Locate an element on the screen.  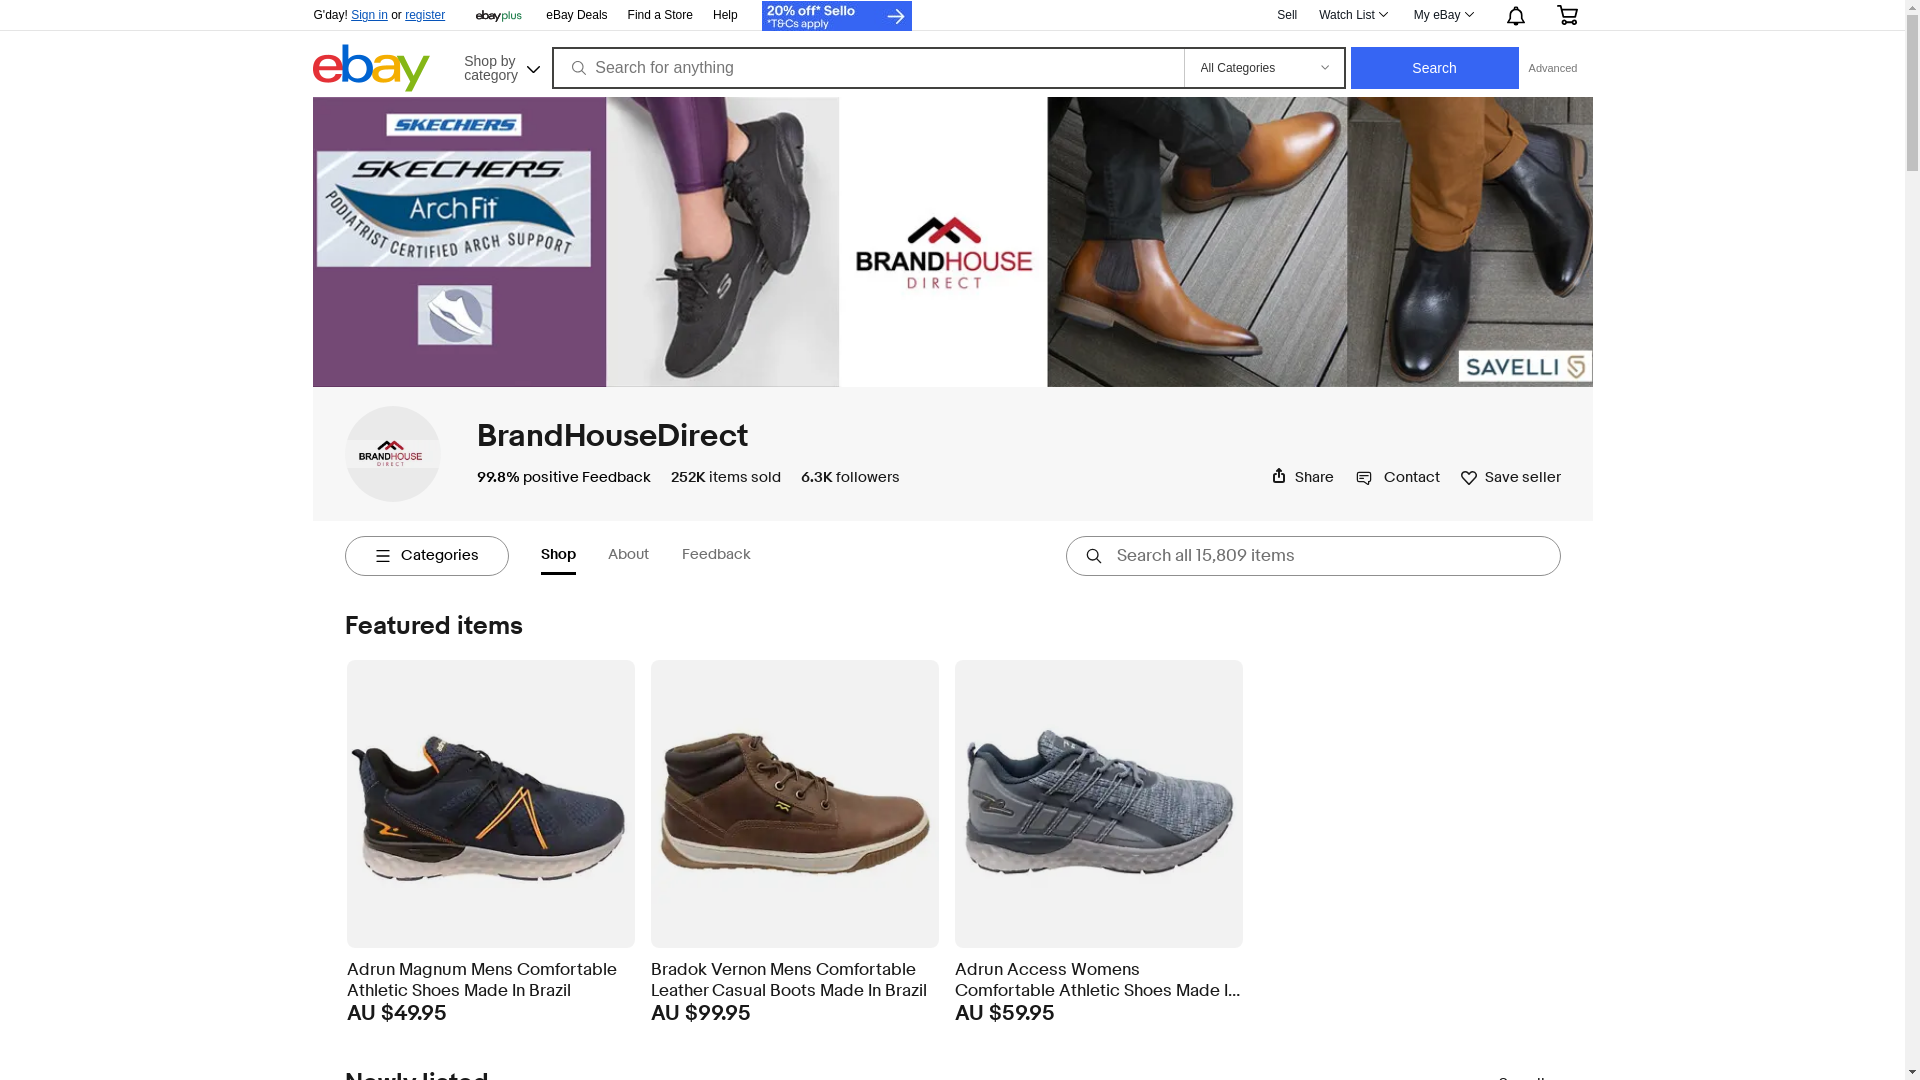
'Shop by category' is located at coordinates (499, 64).